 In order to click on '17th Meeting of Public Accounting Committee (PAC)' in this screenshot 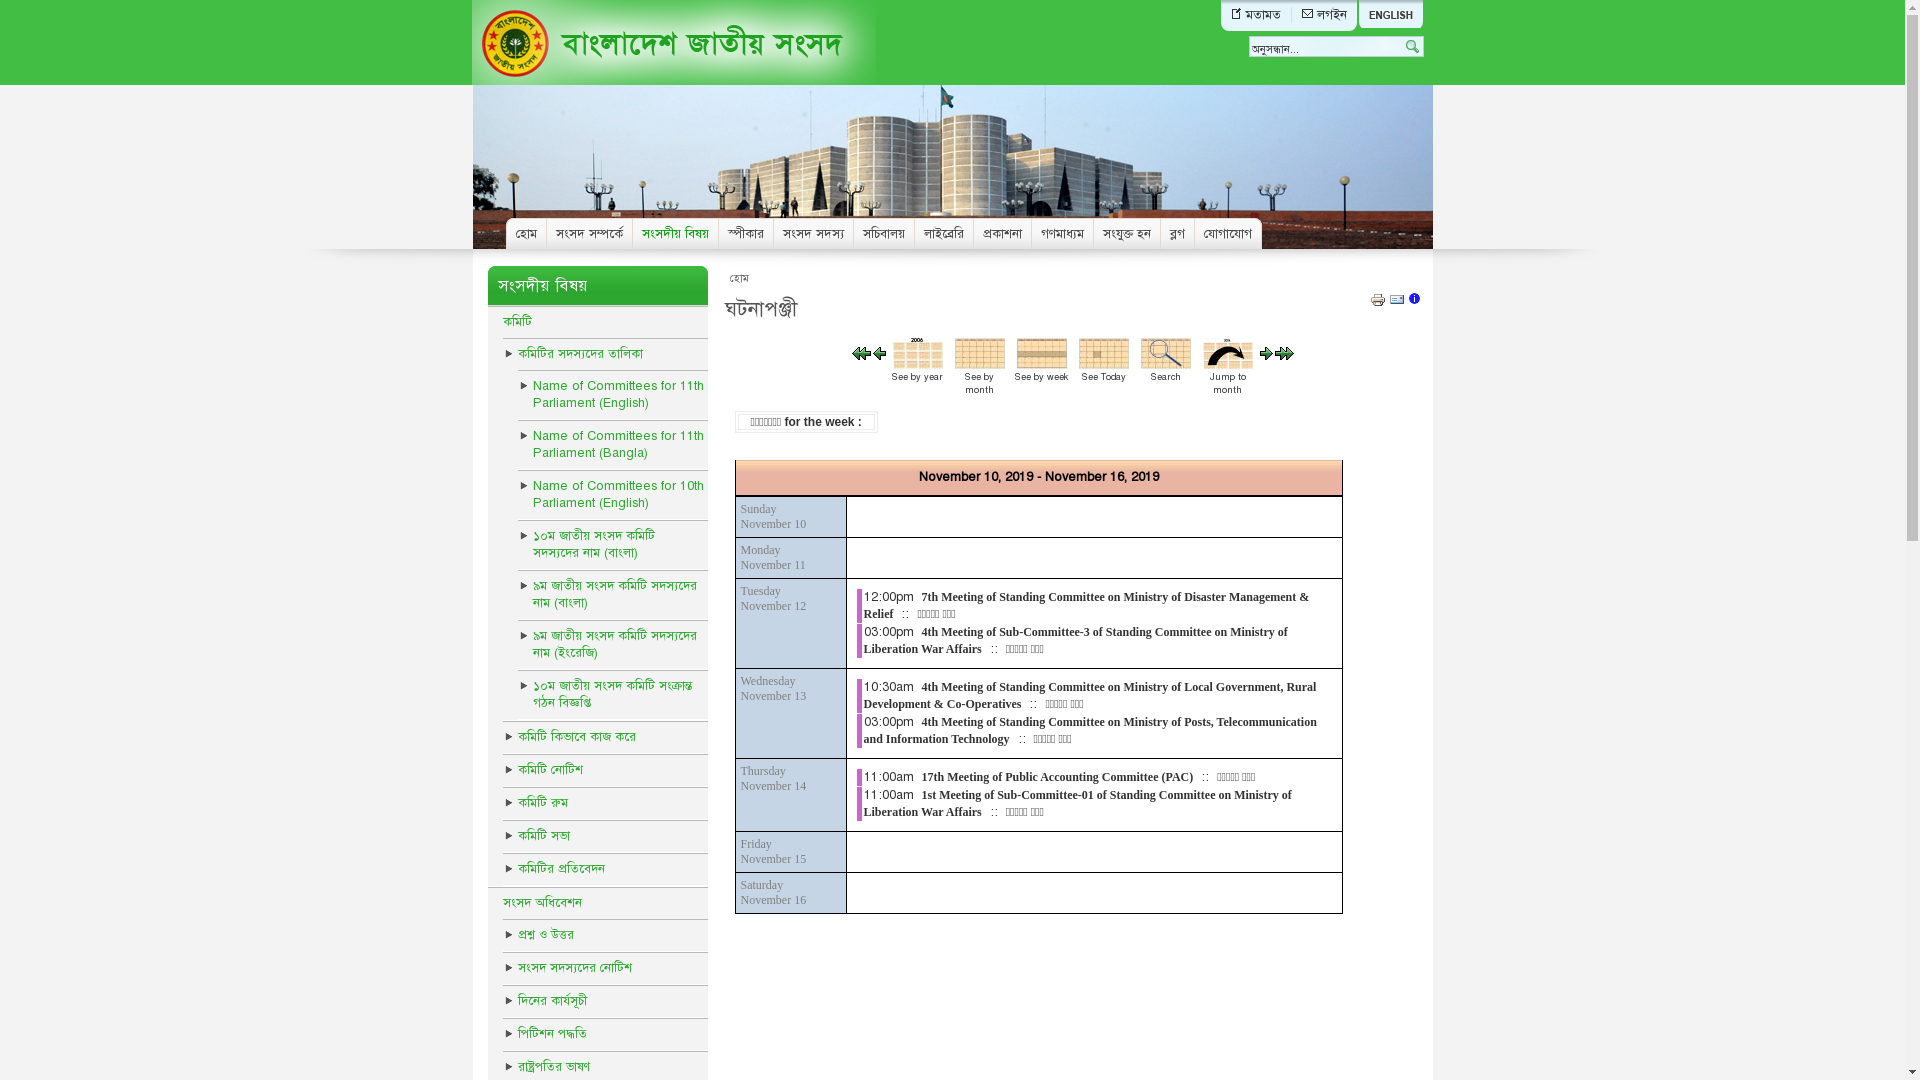, I will do `click(1056, 775)`.